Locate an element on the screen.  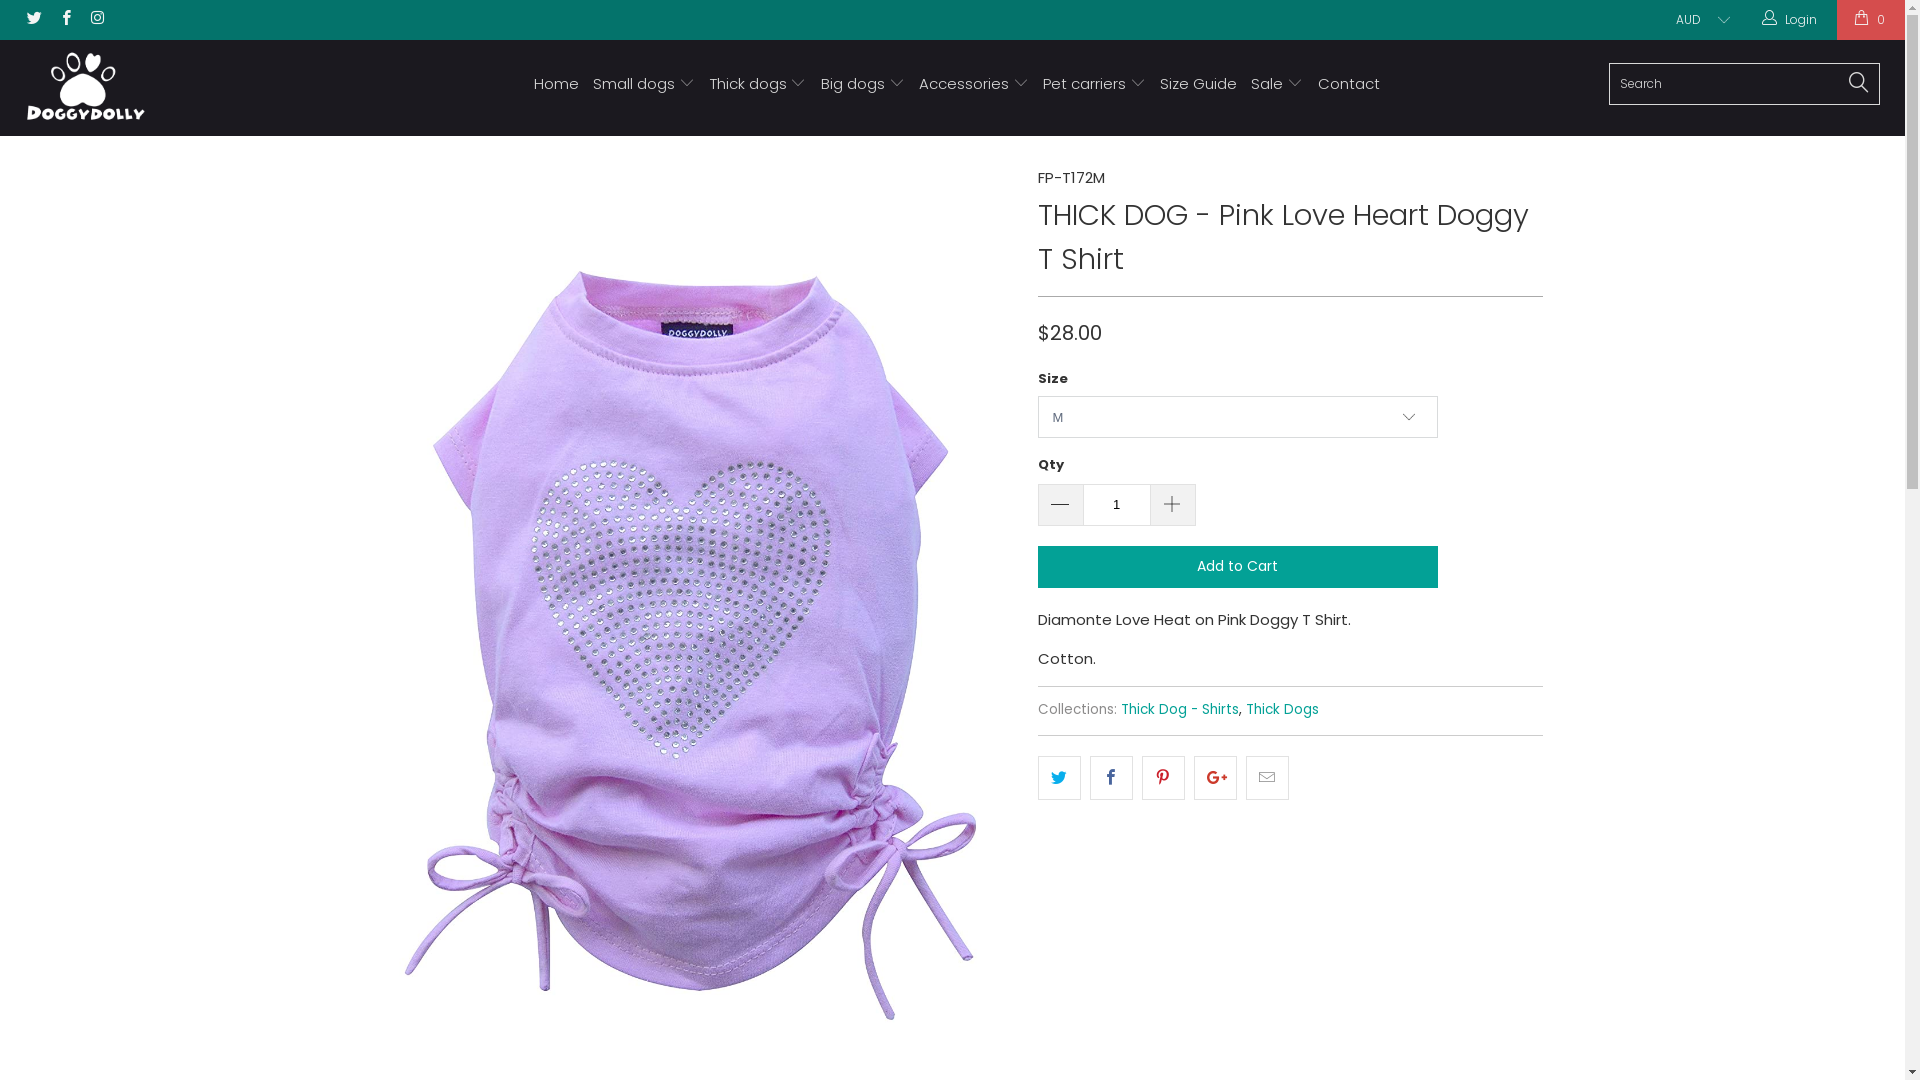
'Add to Cart' is located at coordinates (1237, 567).